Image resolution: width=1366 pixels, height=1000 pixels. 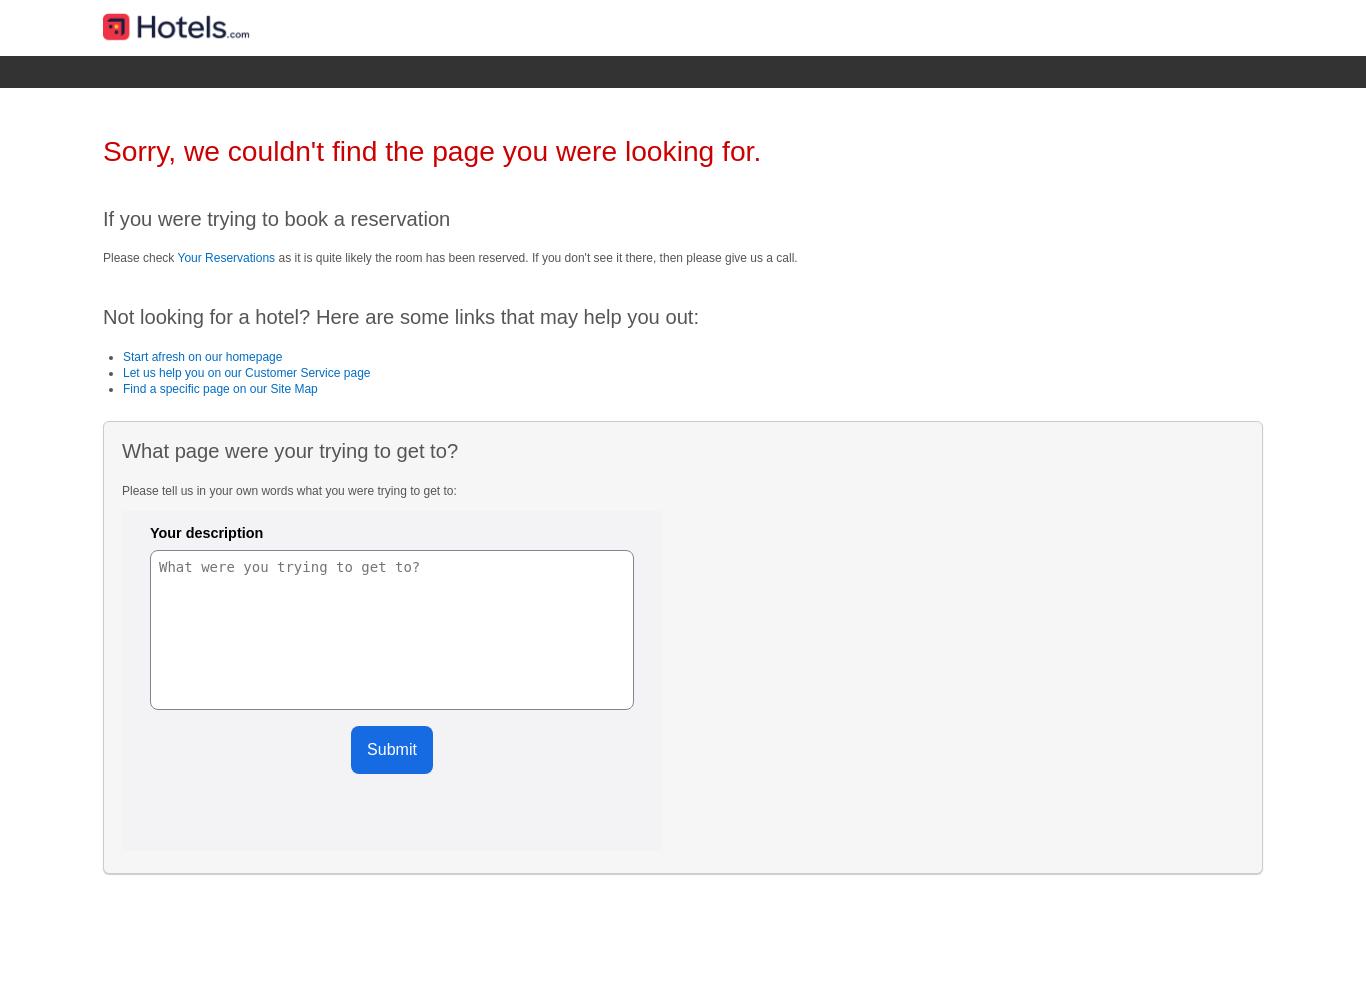 I want to click on 'Your Reservations', so click(x=224, y=257).